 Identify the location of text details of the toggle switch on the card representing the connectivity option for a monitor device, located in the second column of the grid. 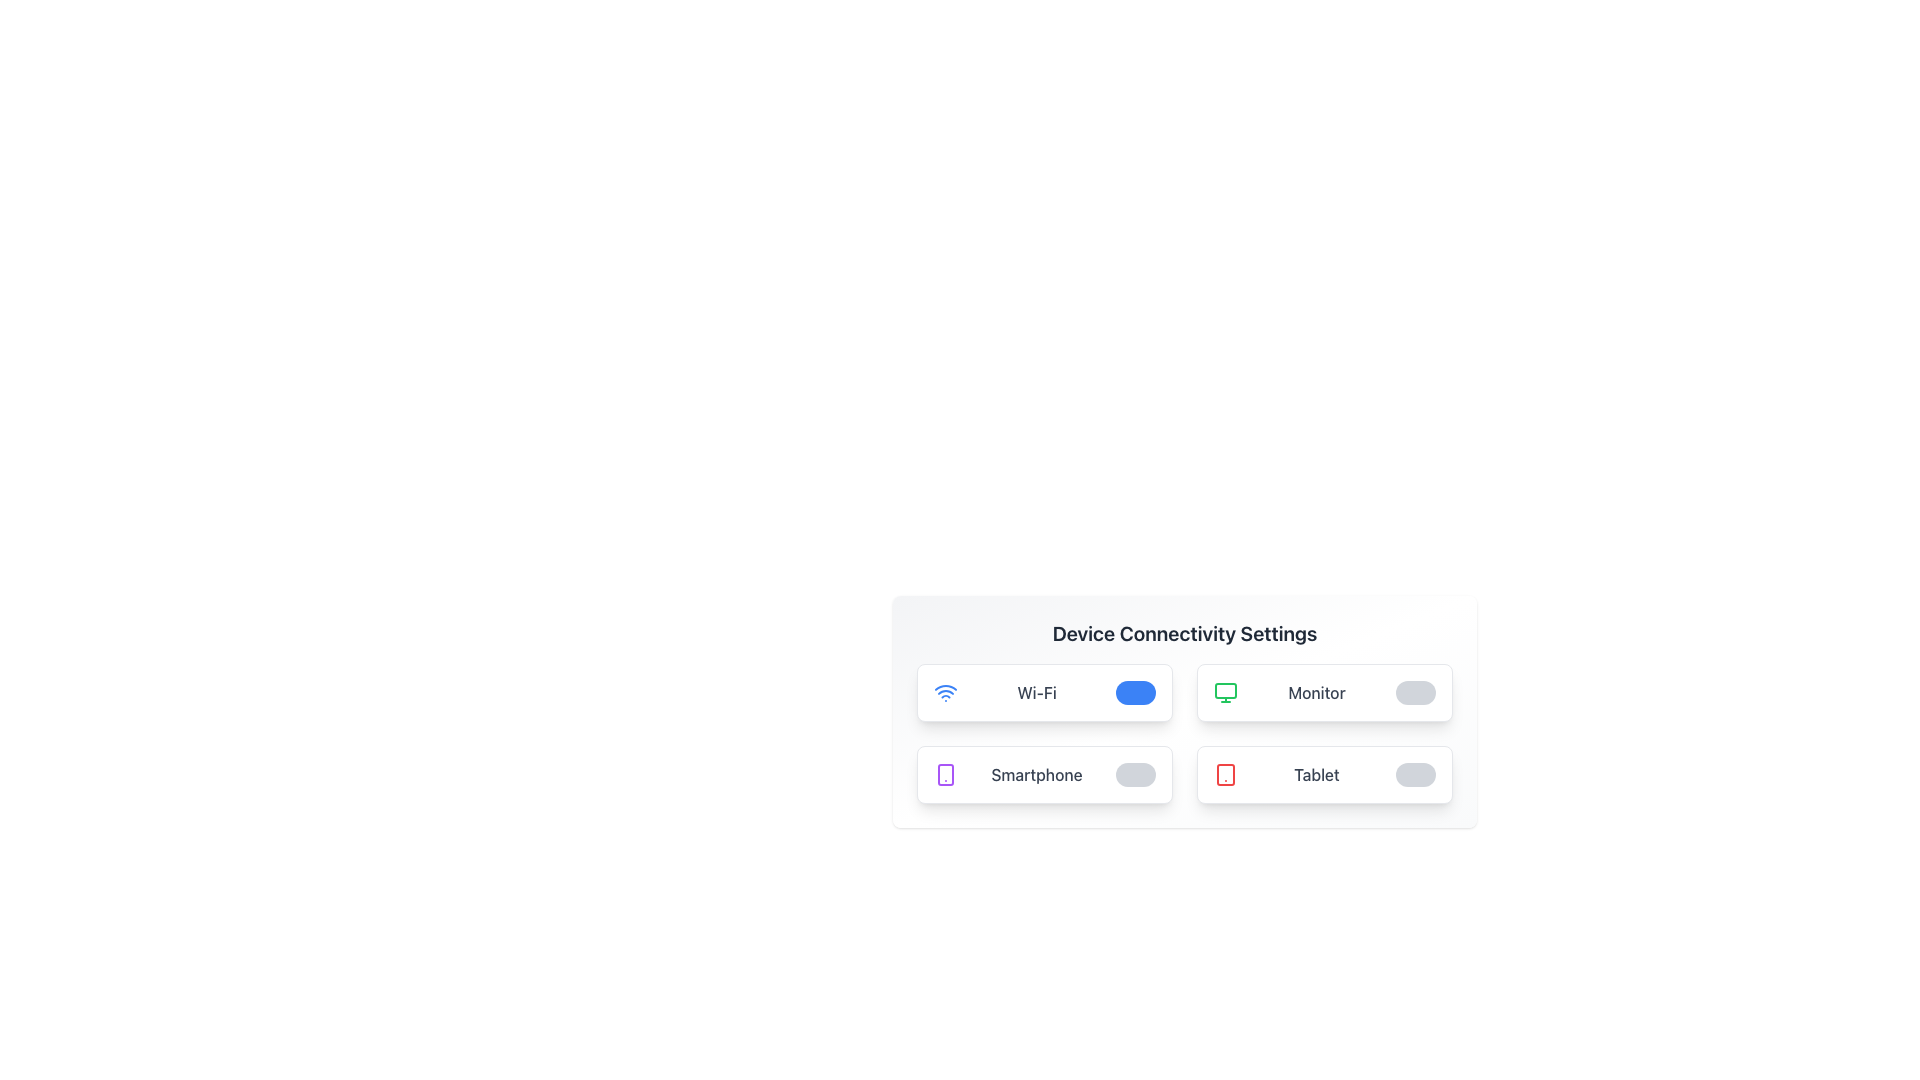
(1324, 692).